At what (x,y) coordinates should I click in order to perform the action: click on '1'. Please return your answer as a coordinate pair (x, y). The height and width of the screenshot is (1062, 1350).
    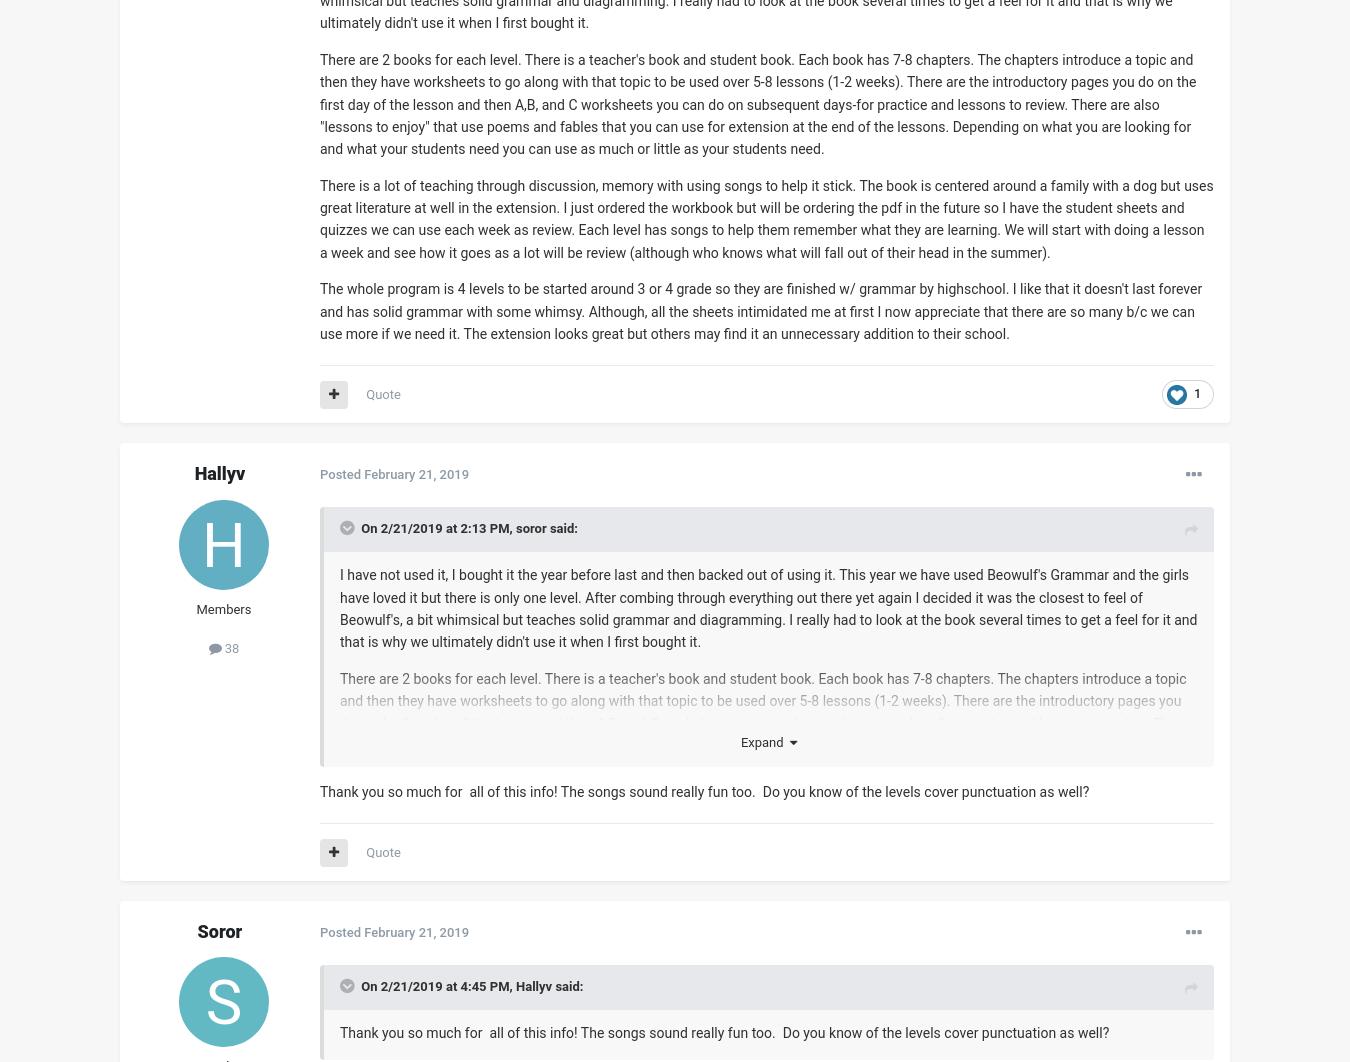
    Looking at the image, I should click on (1196, 393).